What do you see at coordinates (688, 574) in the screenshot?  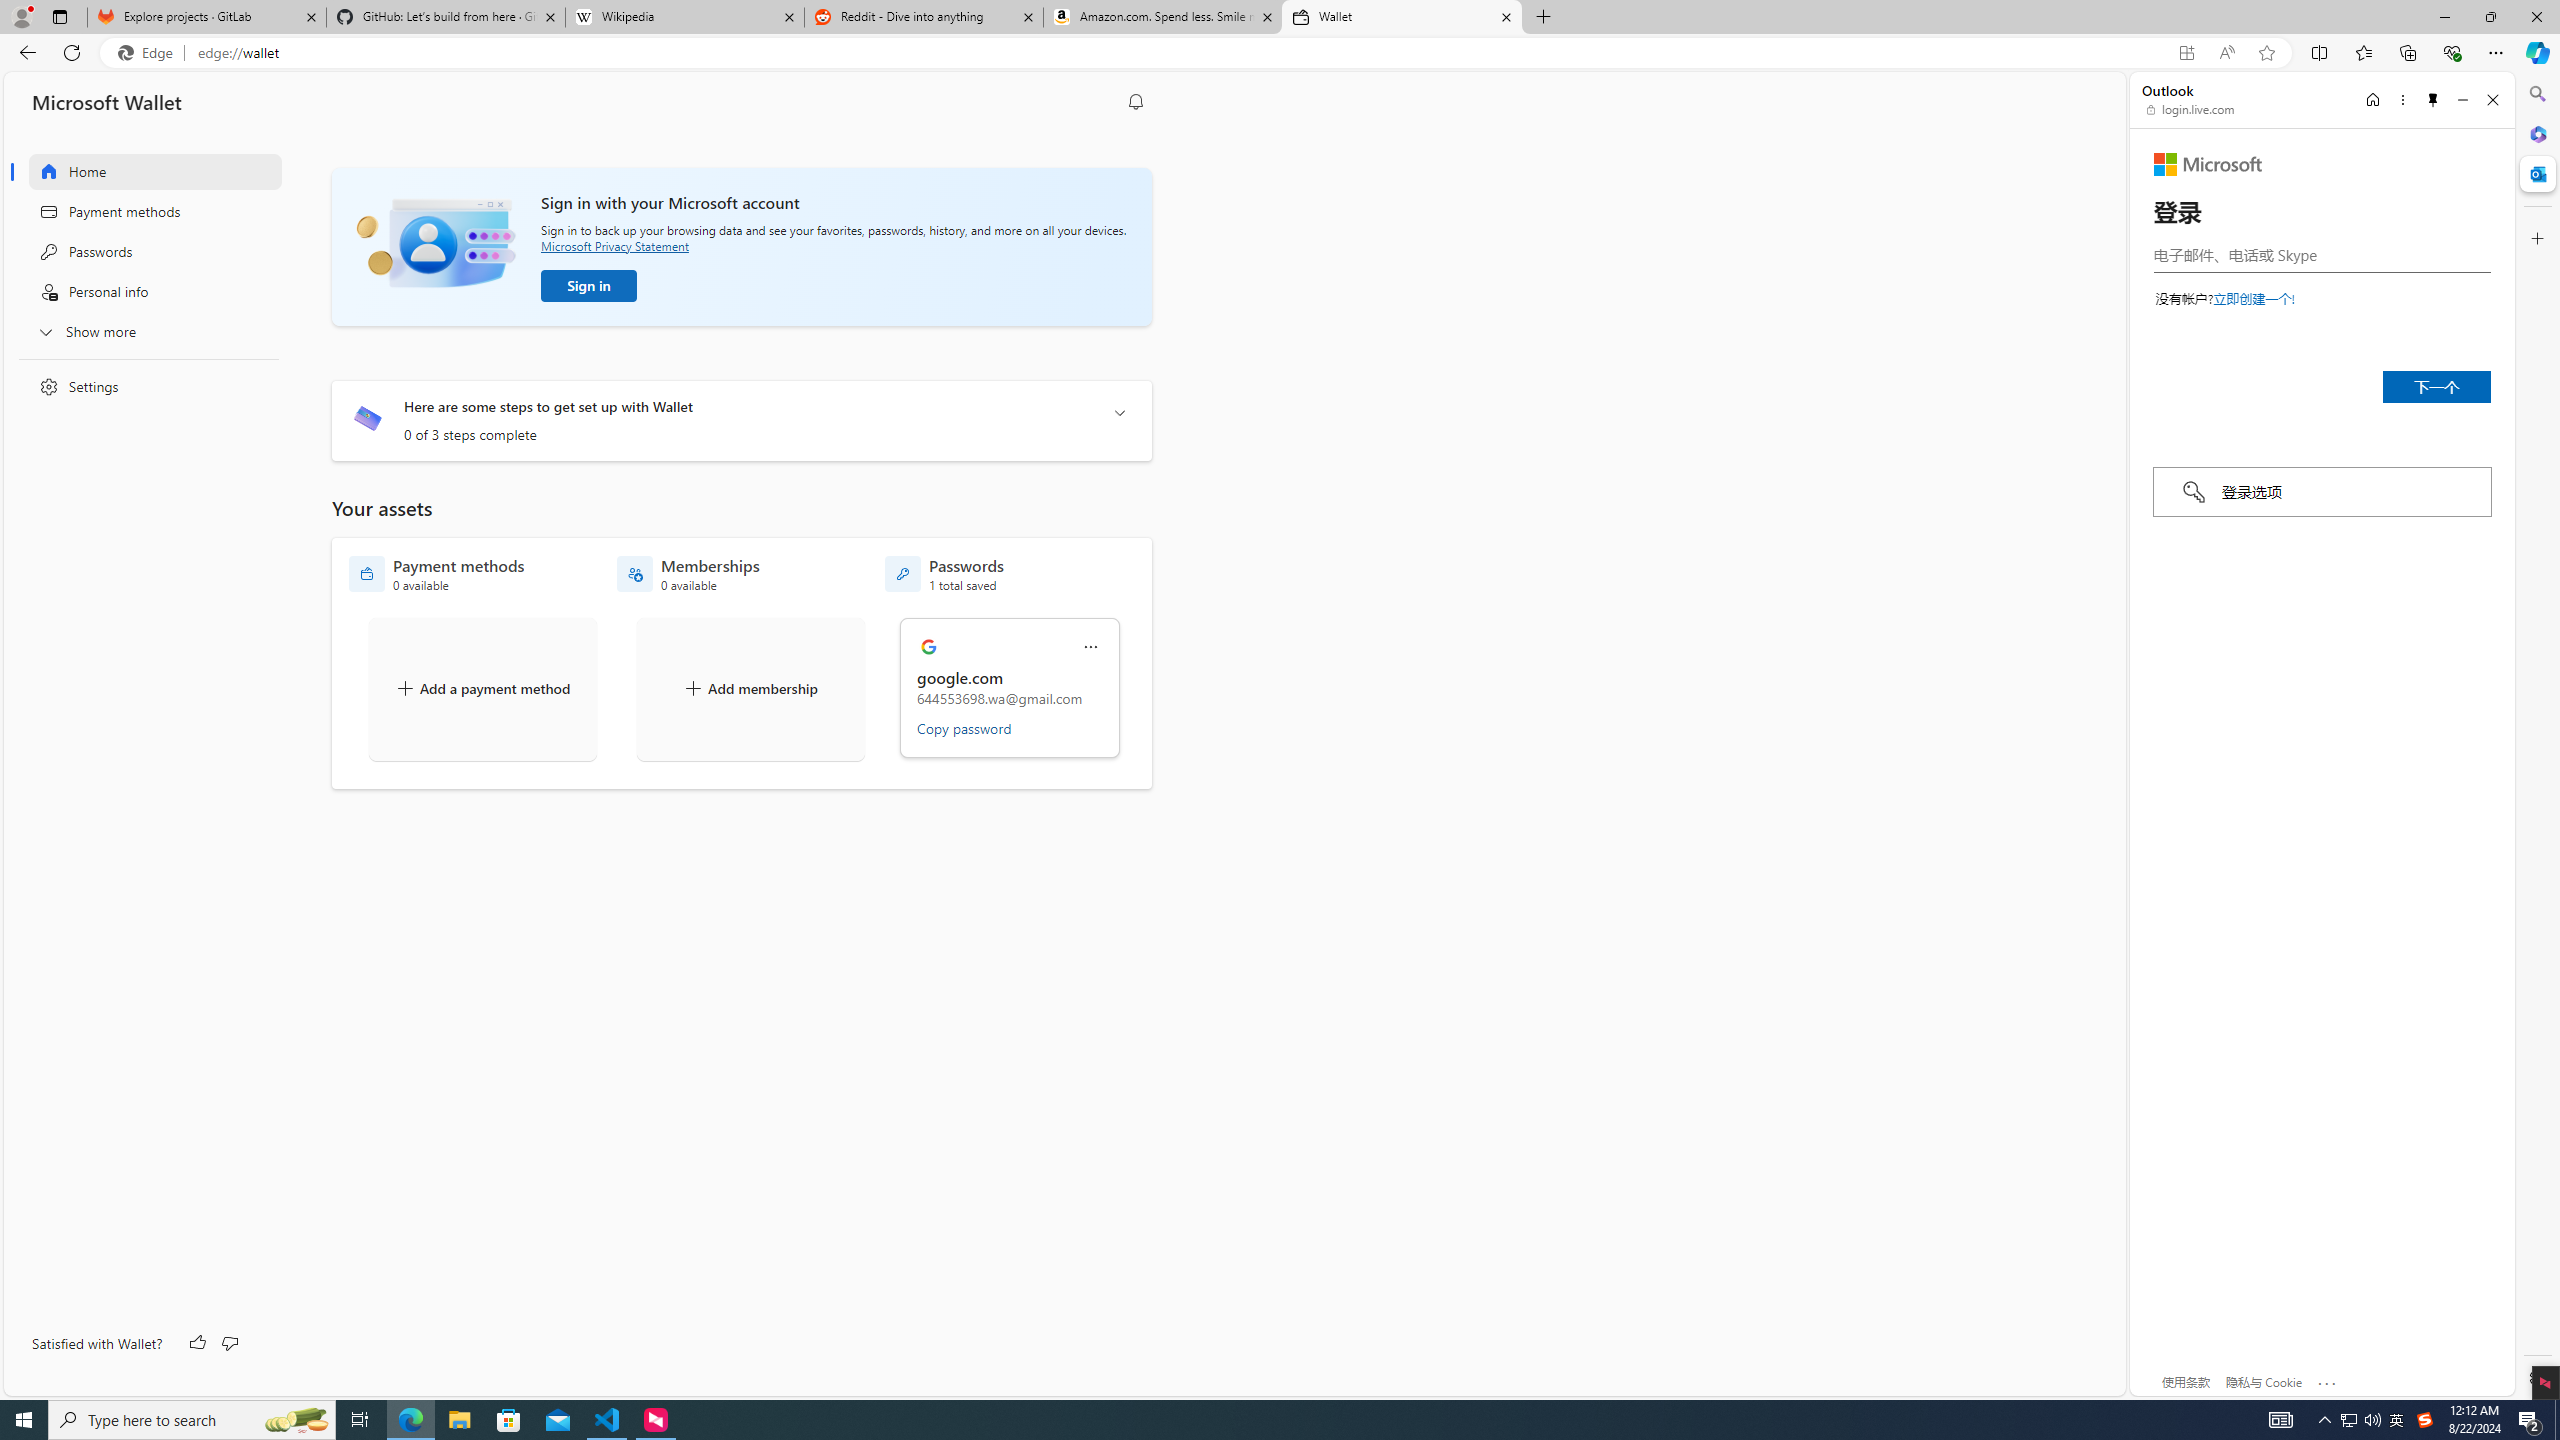 I see `'Memberships - 0 available'` at bounding box center [688, 574].